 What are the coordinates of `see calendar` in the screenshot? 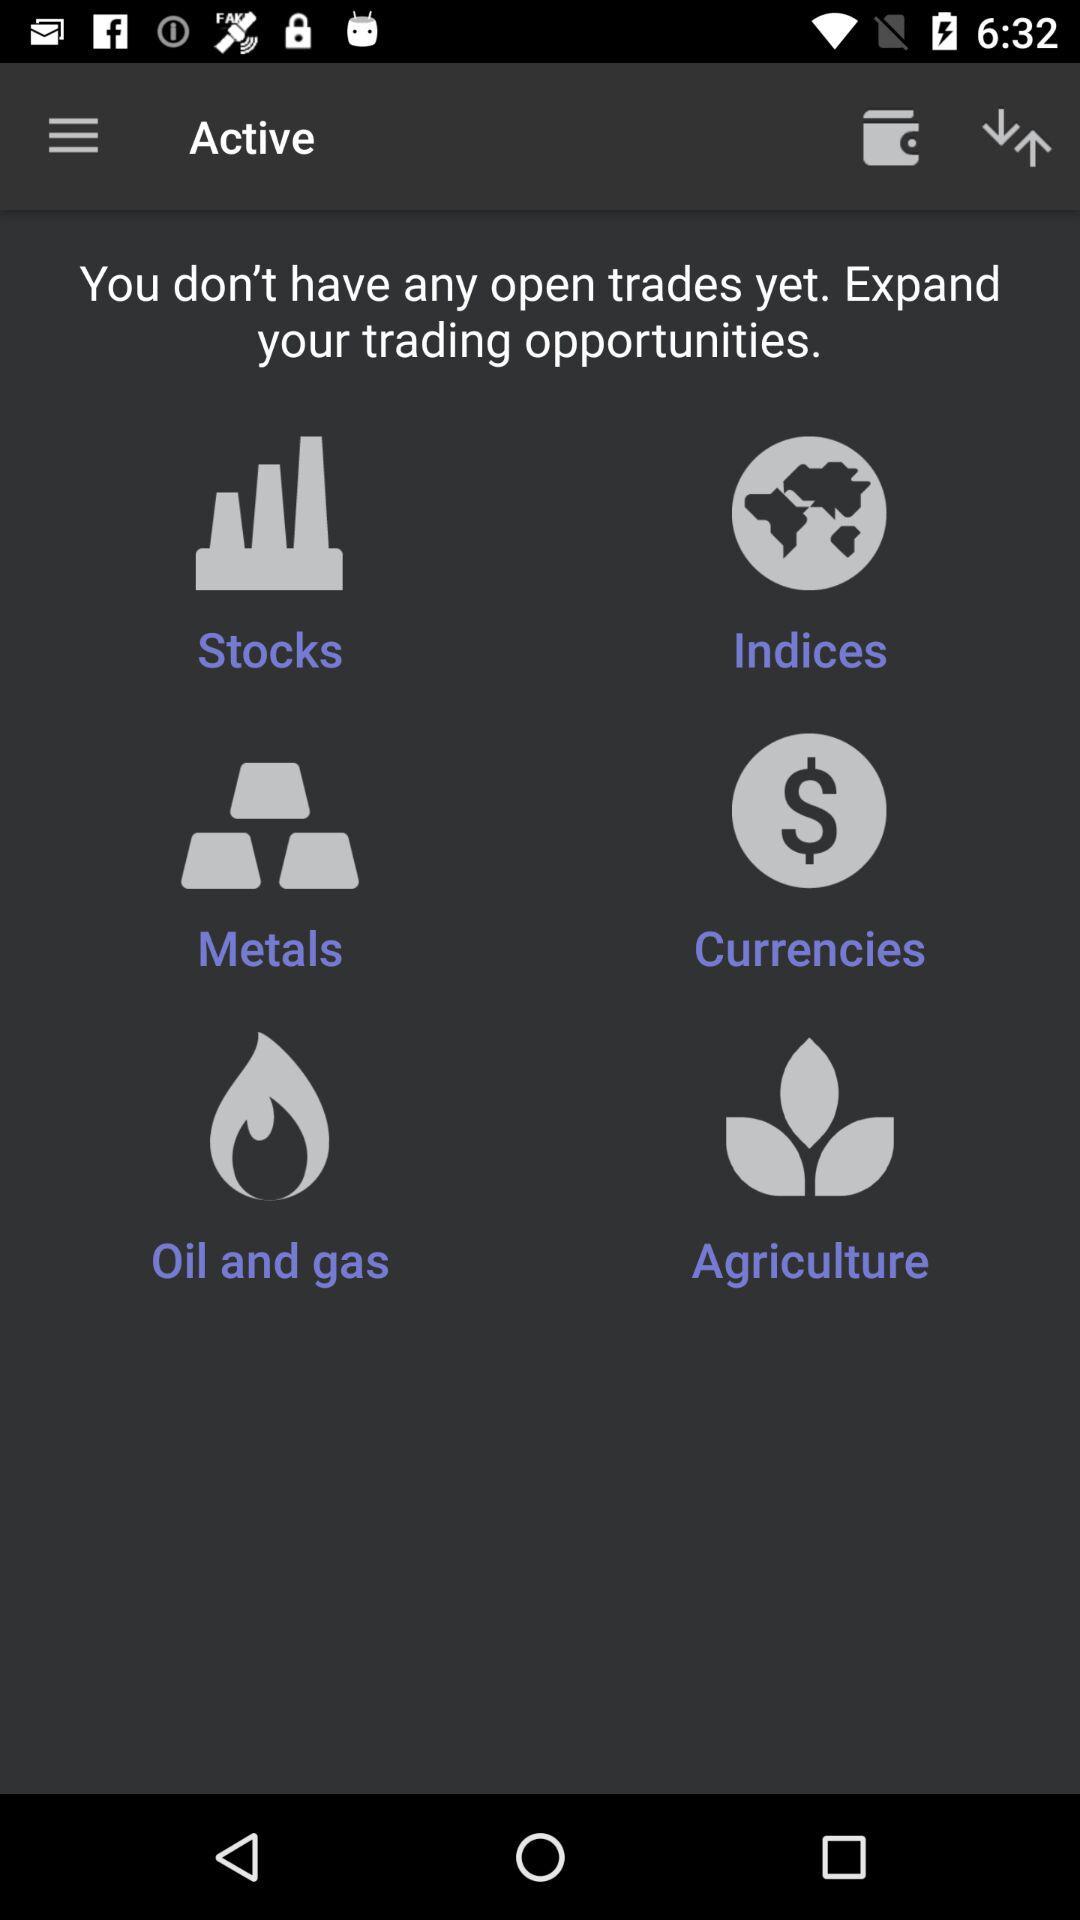 It's located at (890, 135).